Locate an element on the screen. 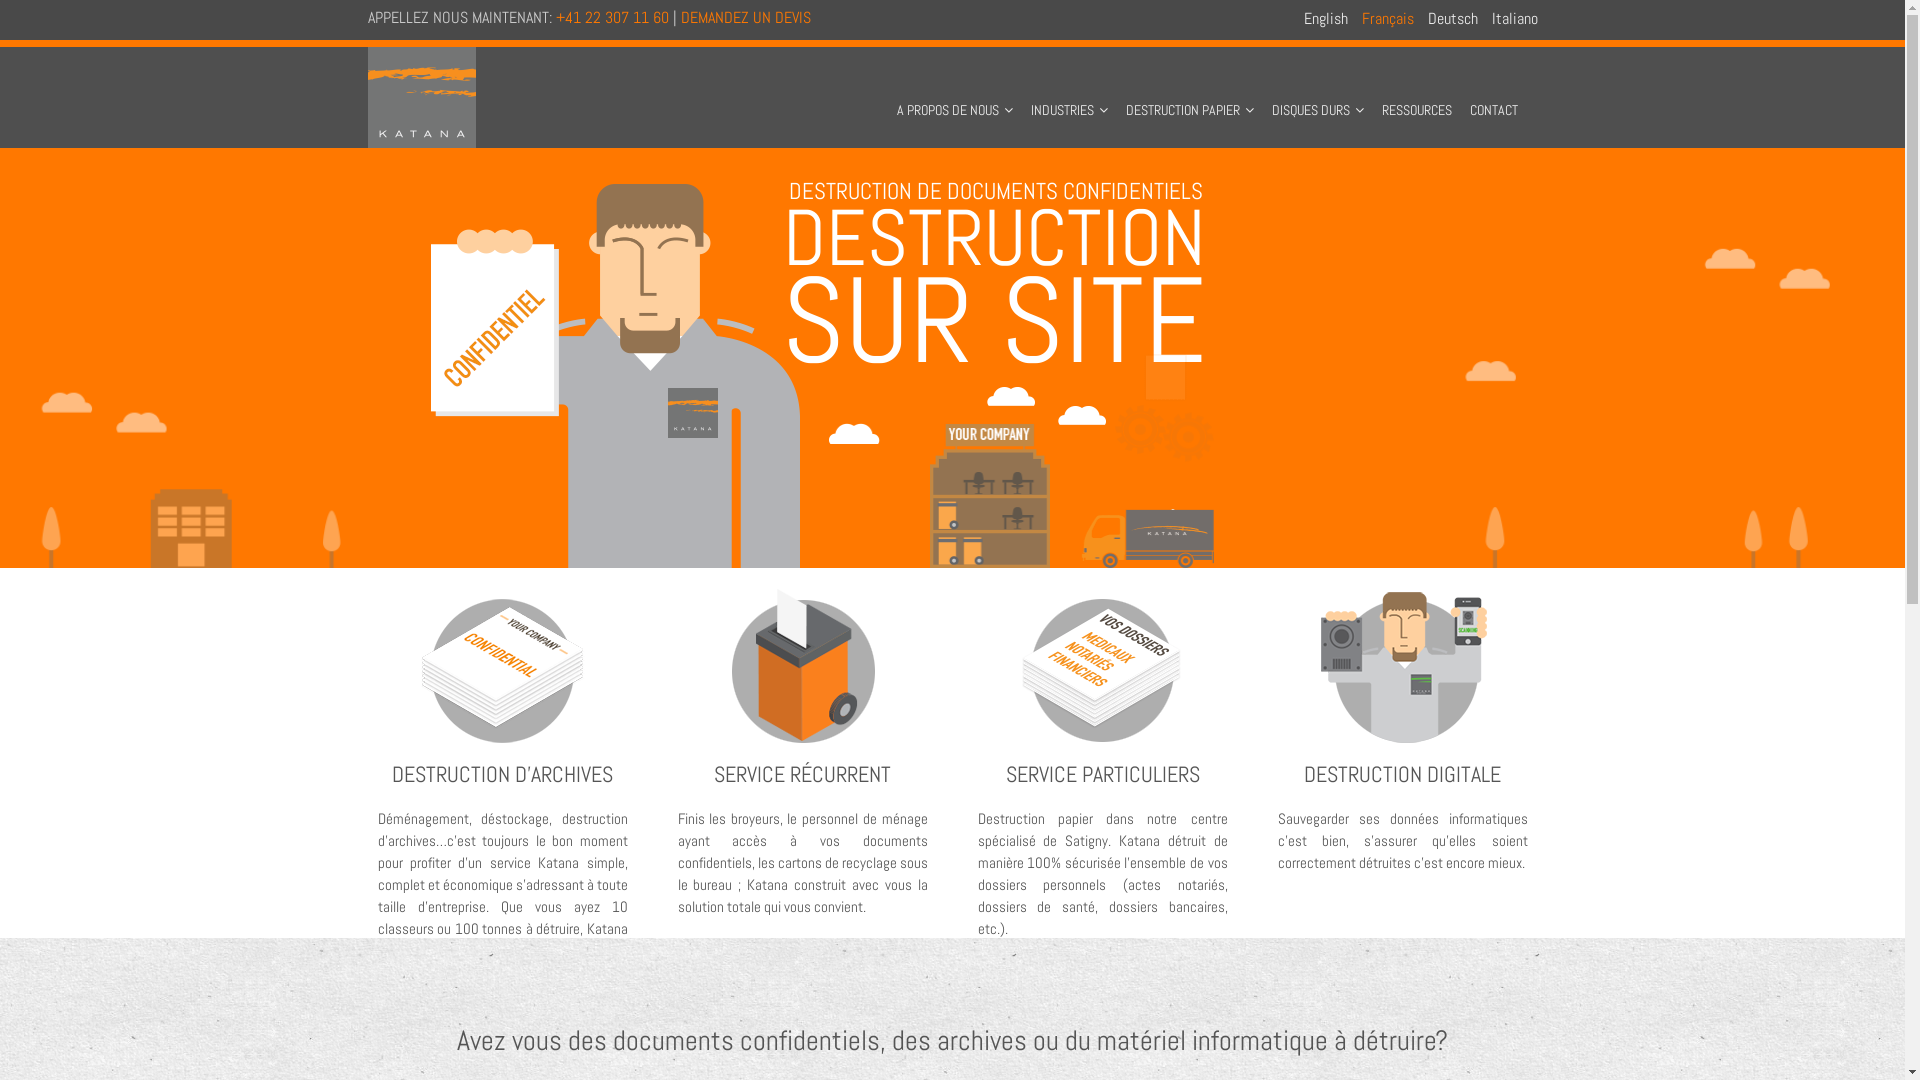  'INDUSTRIES' is located at coordinates (1026, 93).